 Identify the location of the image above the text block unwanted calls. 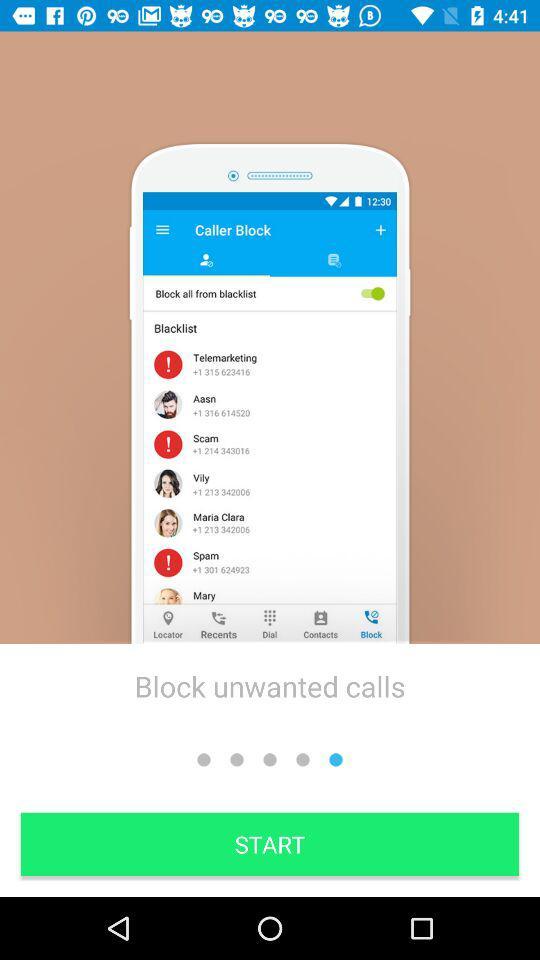
(270, 416).